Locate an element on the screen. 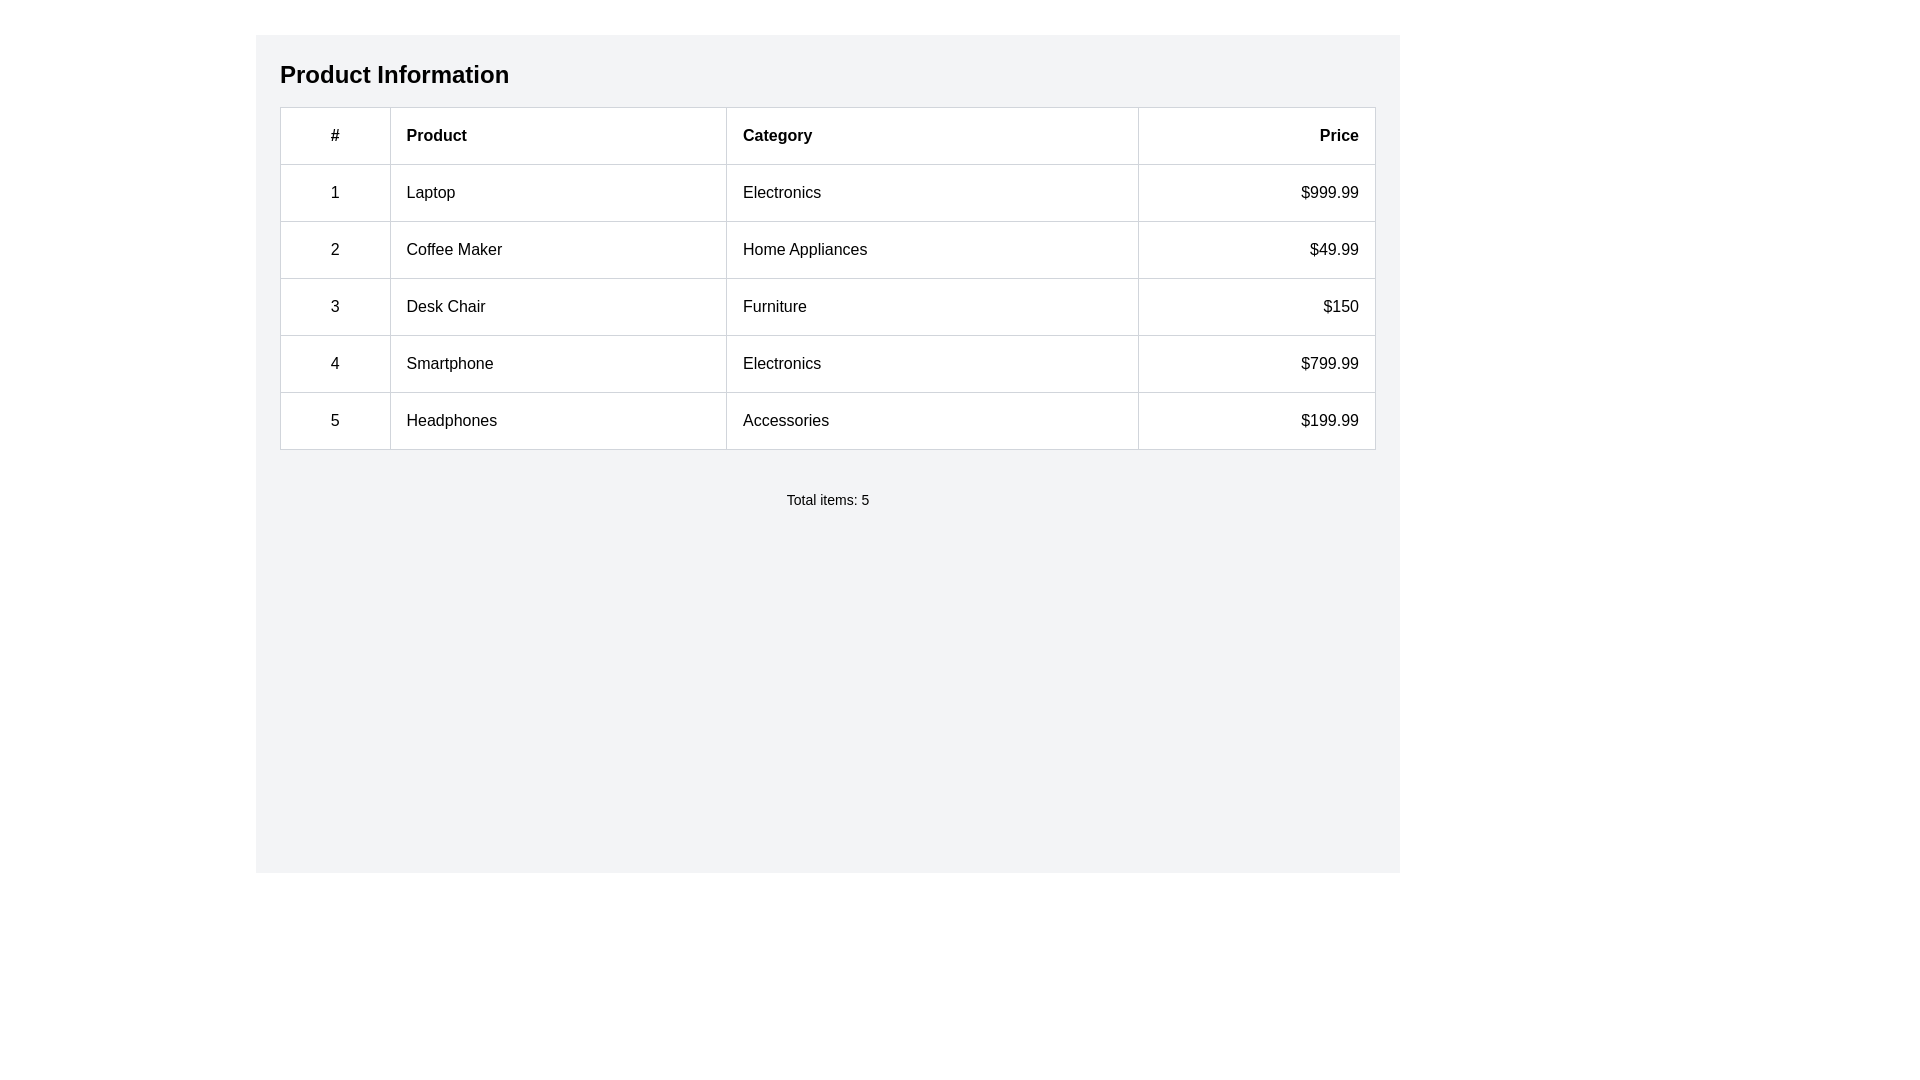 This screenshot has height=1080, width=1920. the first row of the data table displaying product information for 'Laptop', which includes columns for '1', 'Laptop', 'Electronics', and '$999.99' is located at coordinates (828, 192).